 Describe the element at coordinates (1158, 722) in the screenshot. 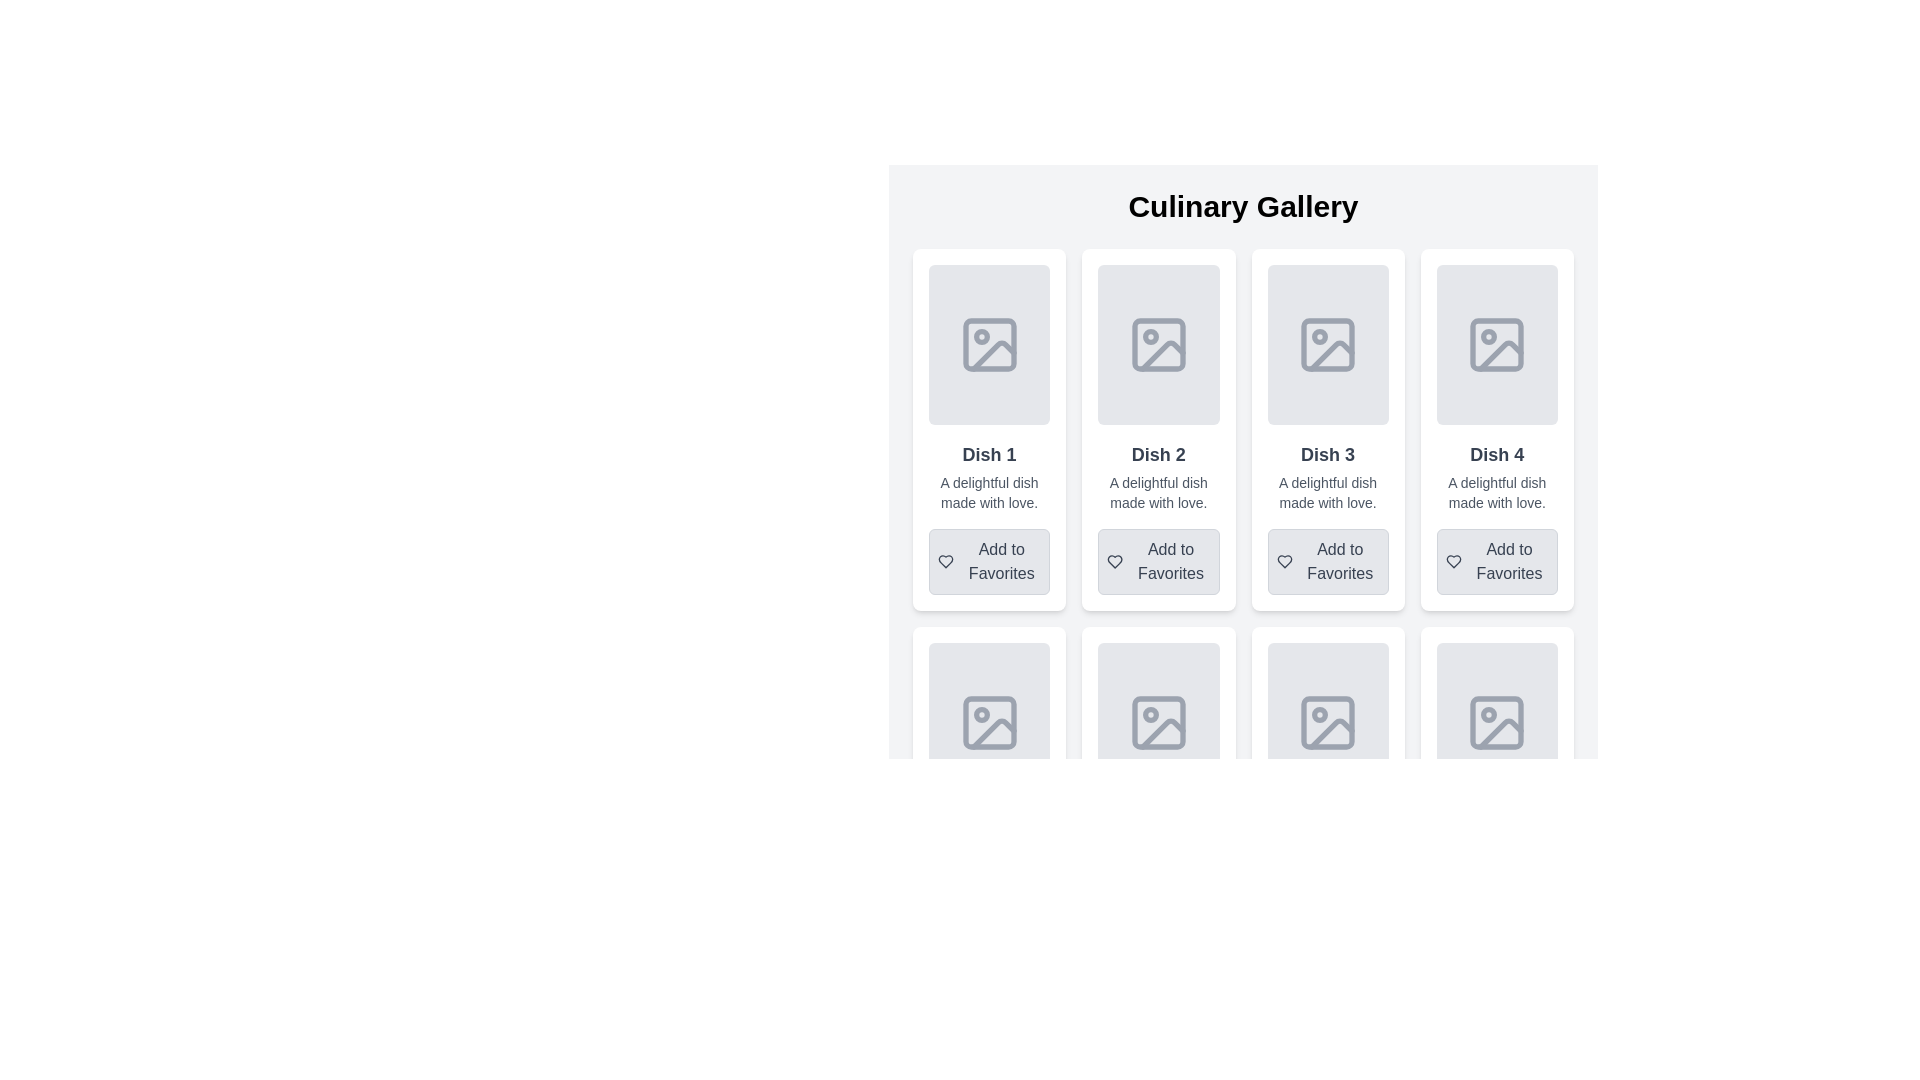

I see `the image placeholder element within the card labeled 'Dish 6', which features a light gray background and a small icon of a mountain and sun` at that location.